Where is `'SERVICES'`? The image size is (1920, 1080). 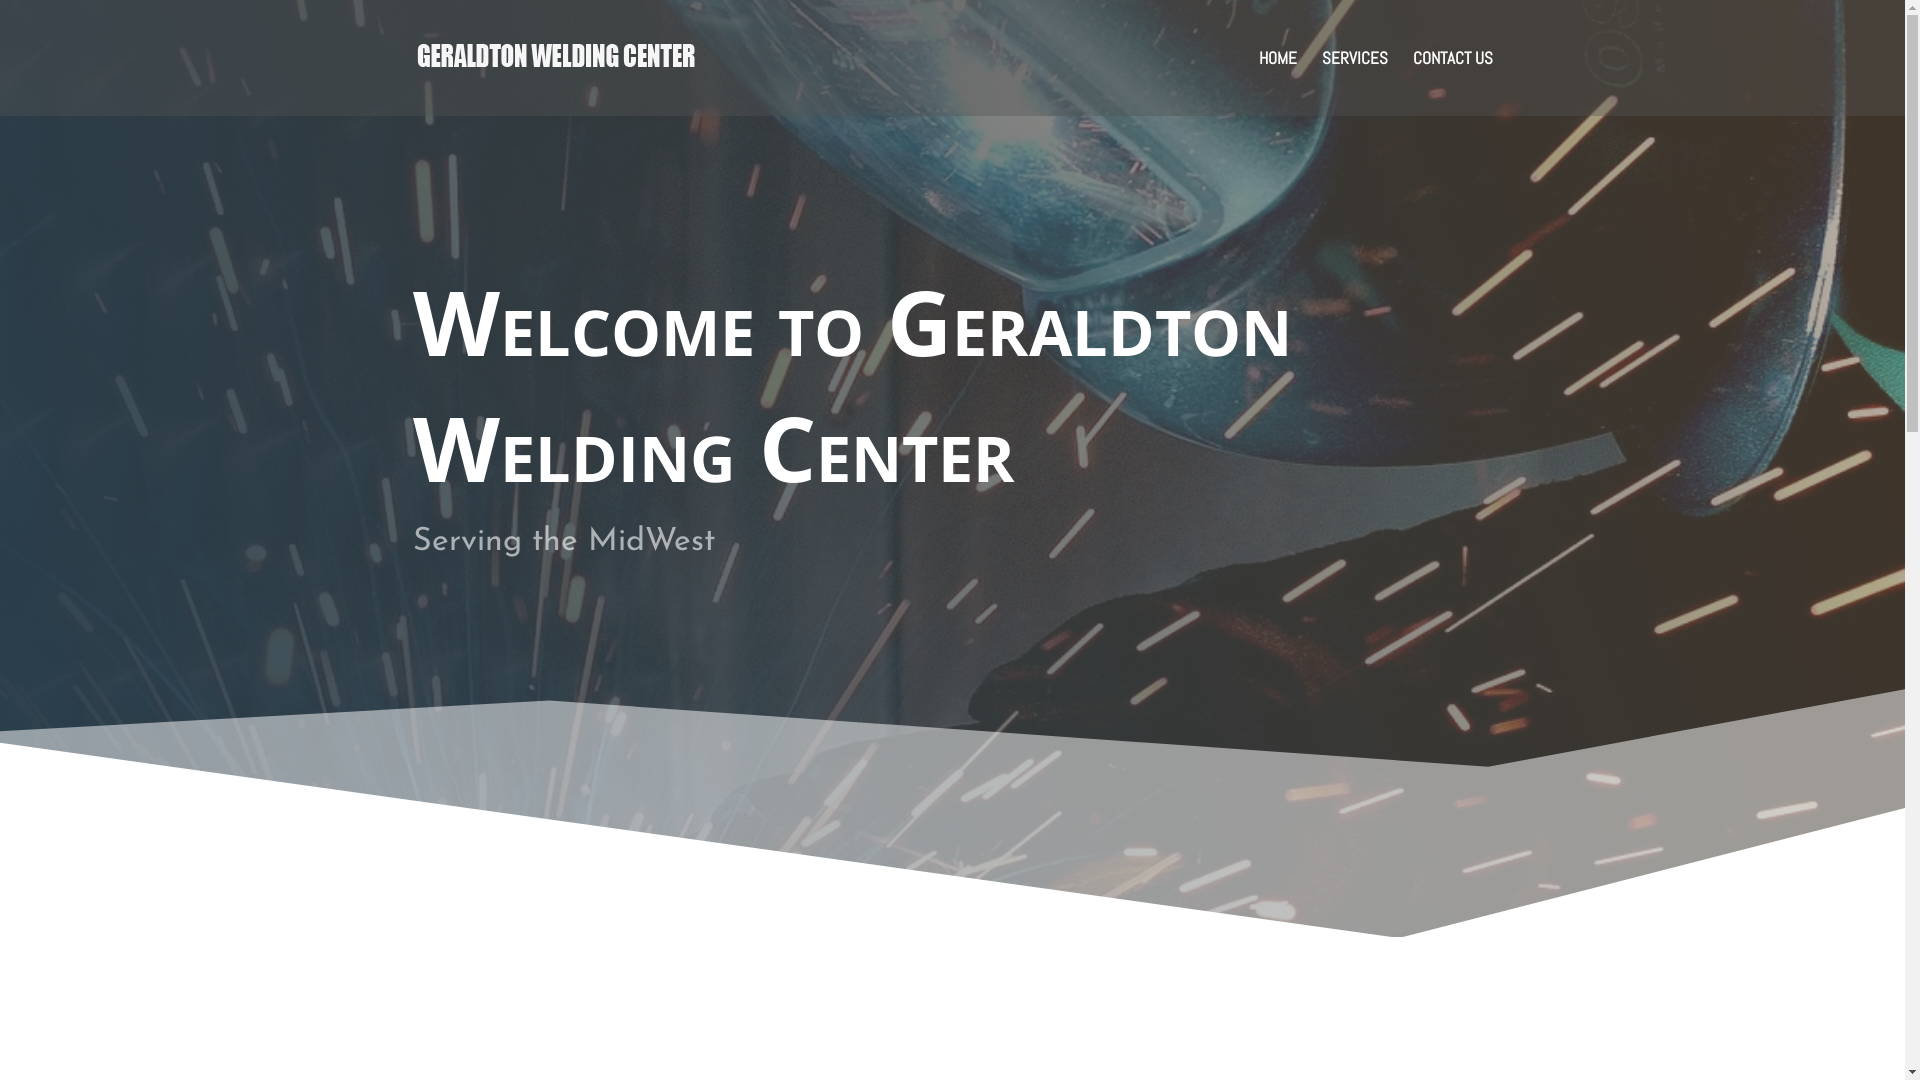 'SERVICES' is located at coordinates (1321, 82).